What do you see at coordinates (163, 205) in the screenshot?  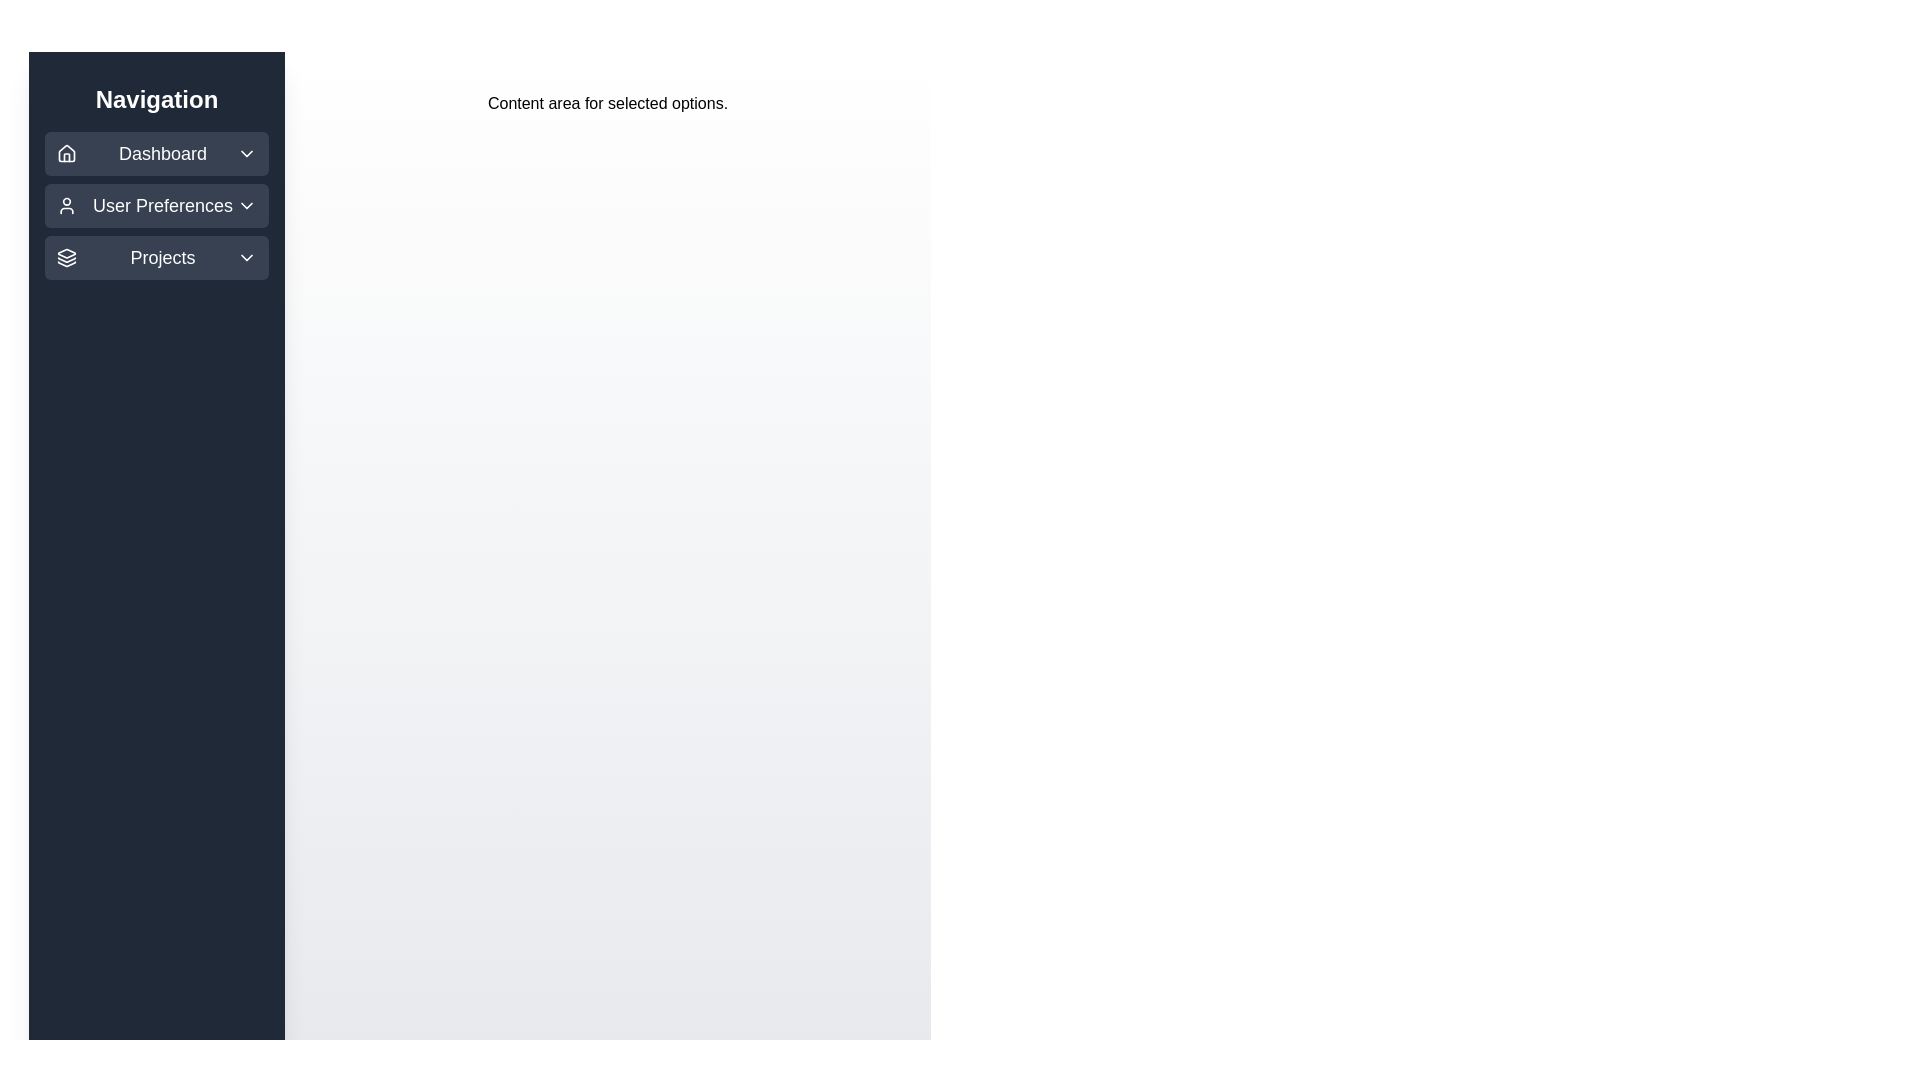 I see `the 'User Preferences' text label UI component, which is prominently displayed in white against a dark gray-blue background within the sidebar navigation menu, positioned centrally between a user icon and a dropdown arrow icon` at bounding box center [163, 205].